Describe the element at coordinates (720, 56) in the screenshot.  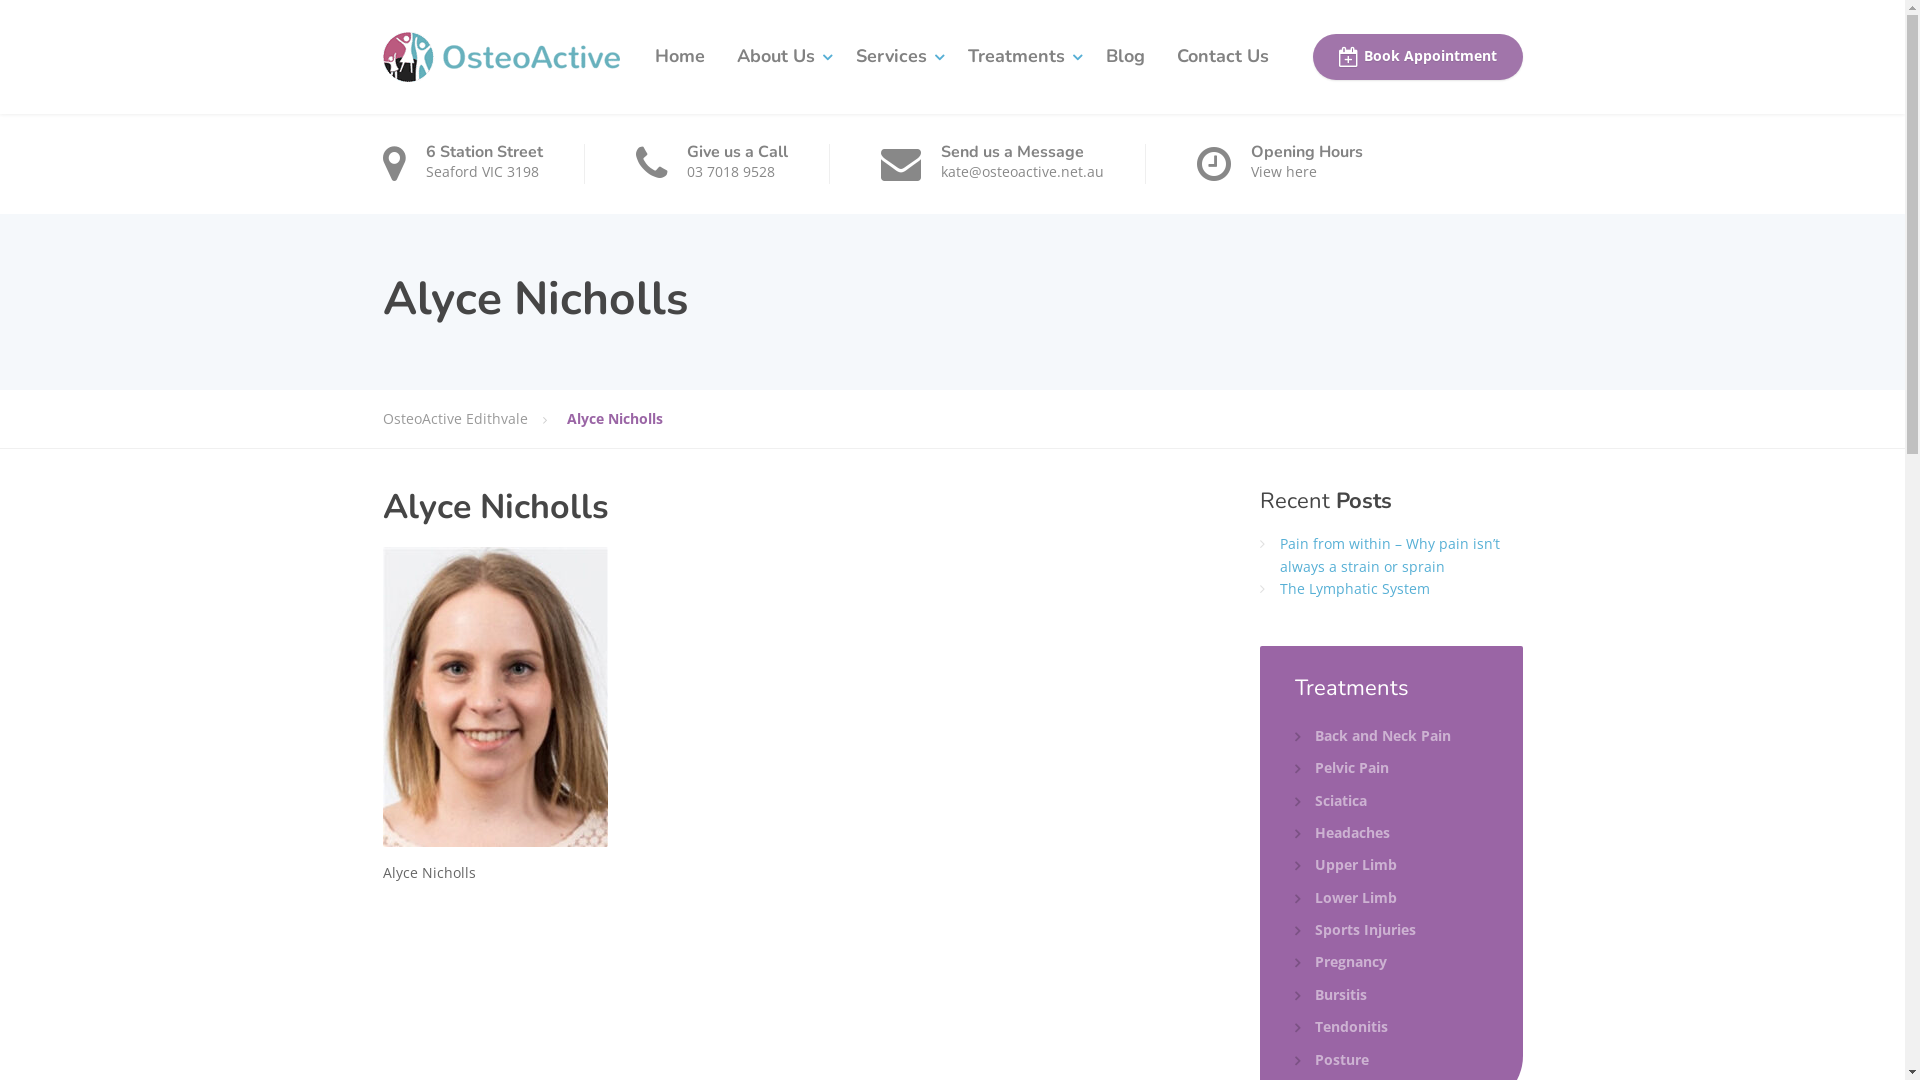
I see `'About Us'` at that location.